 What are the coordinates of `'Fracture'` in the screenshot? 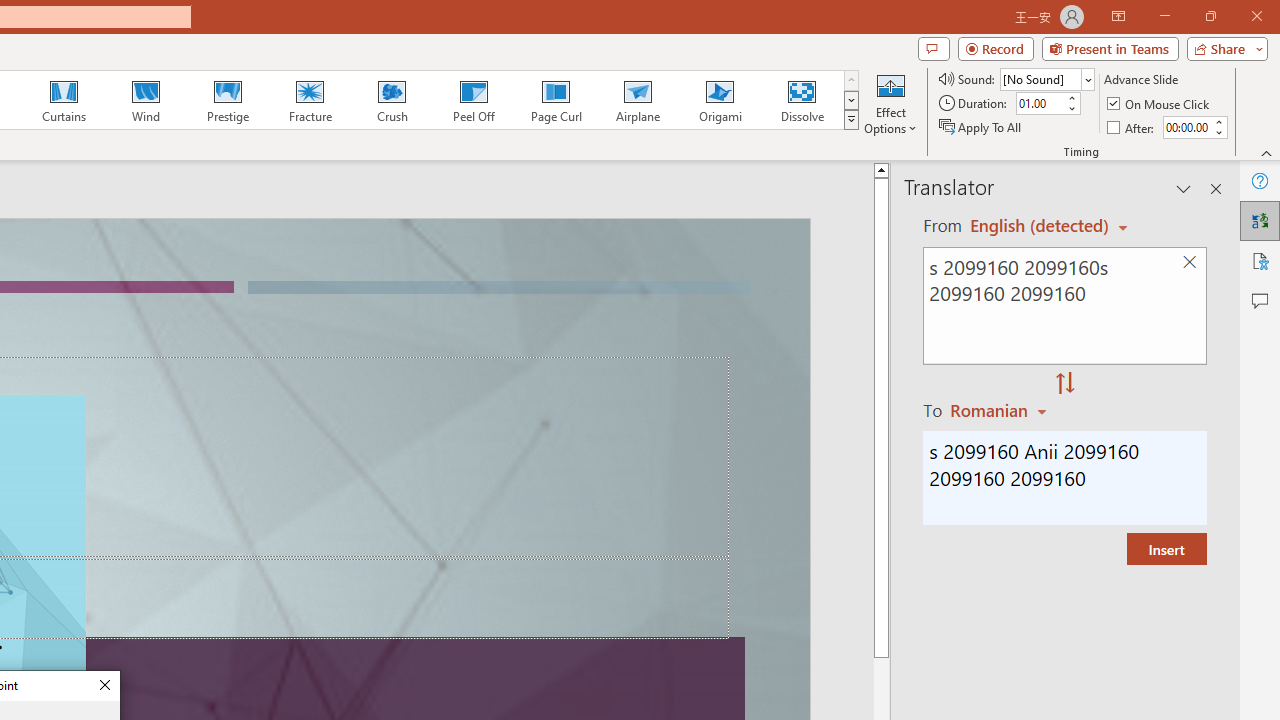 It's located at (308, 100).